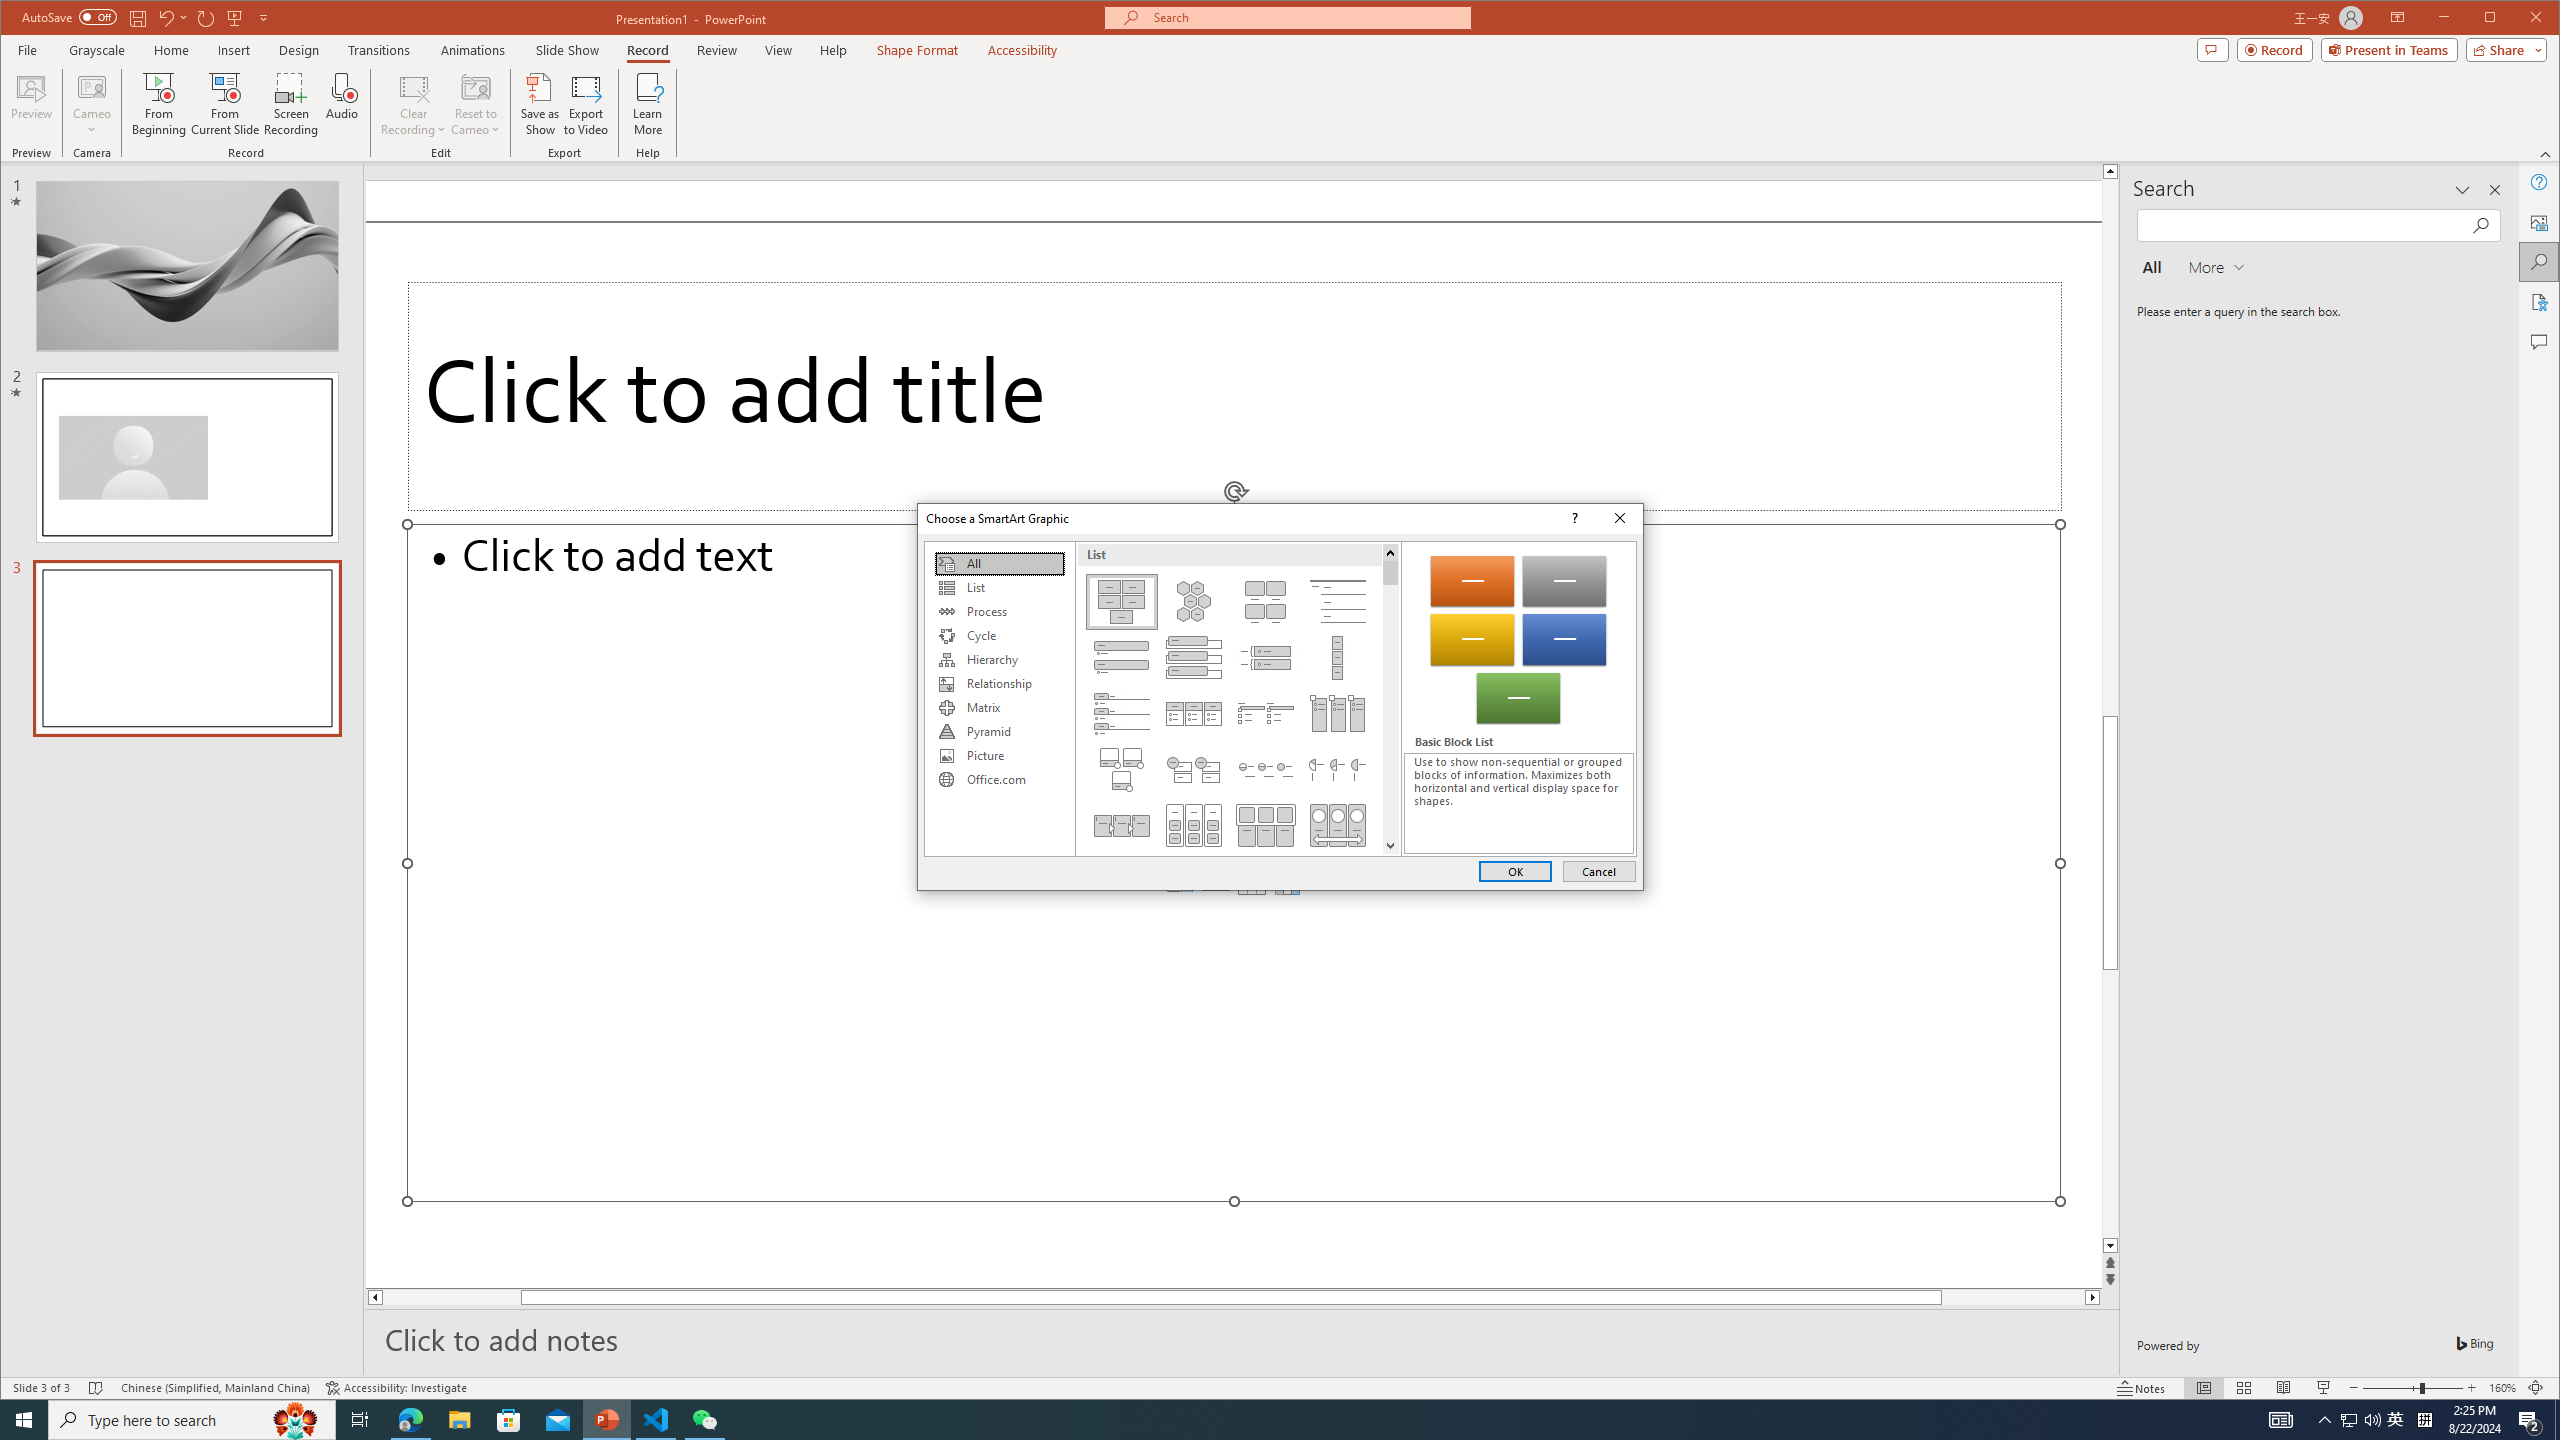 This screenshot has width=2560, height=1440. Describe the element at coordinates (1191, 769) in the screenshot. I see `'Stacked List'` at that location.